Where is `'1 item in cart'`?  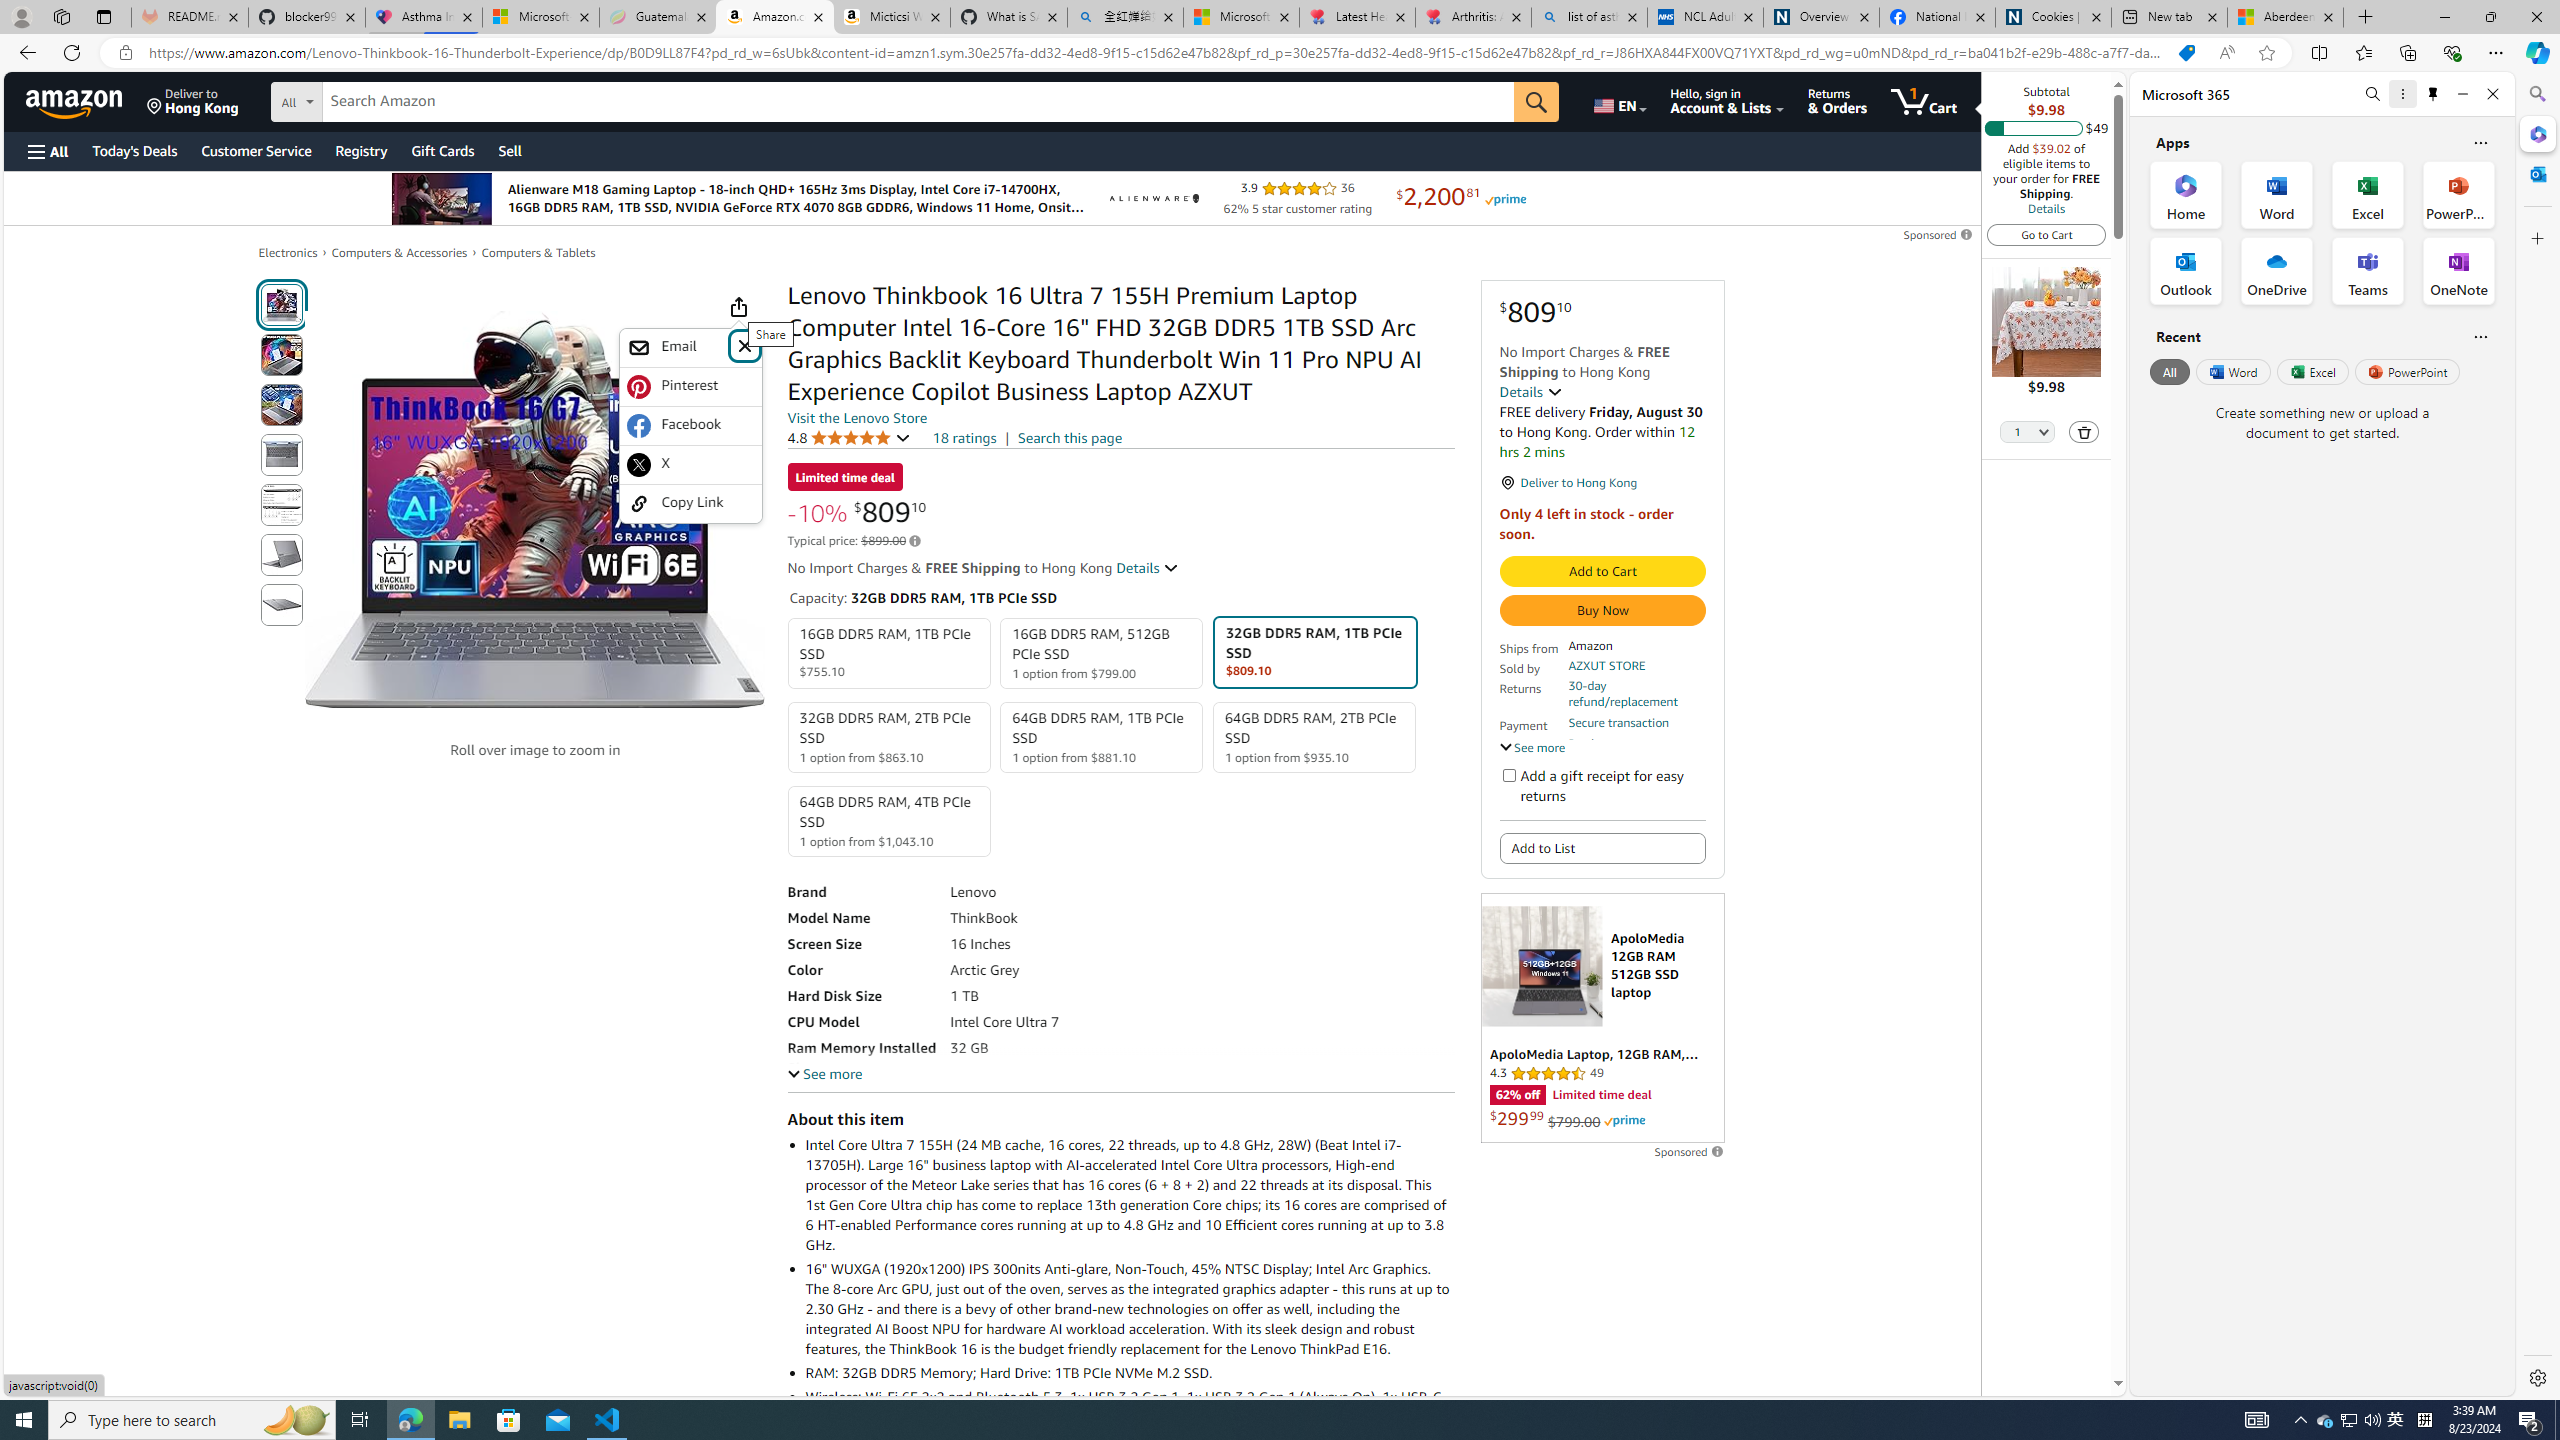
'1 item in cart' is located at coordinates (1923, 100).